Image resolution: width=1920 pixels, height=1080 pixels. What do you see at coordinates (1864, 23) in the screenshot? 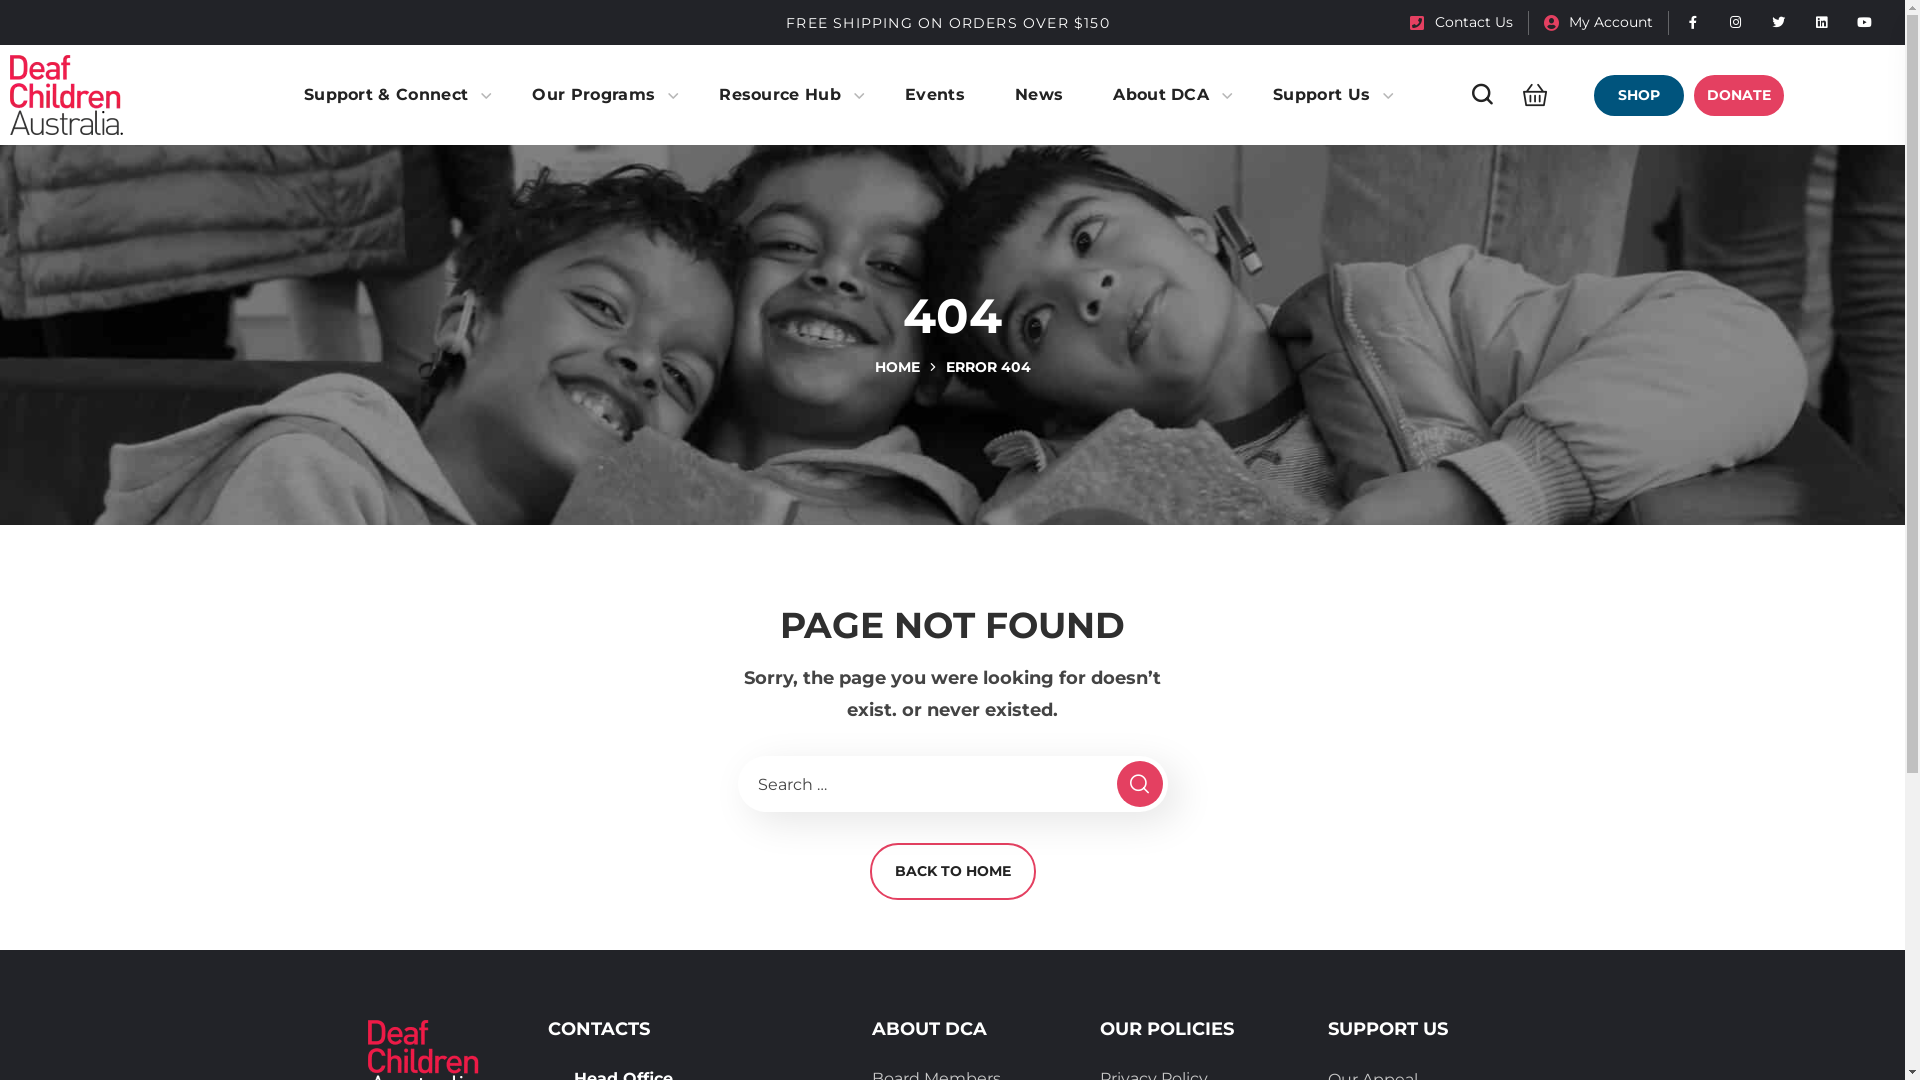
I see `'You Tube'` at bounding box center [1864, 23].